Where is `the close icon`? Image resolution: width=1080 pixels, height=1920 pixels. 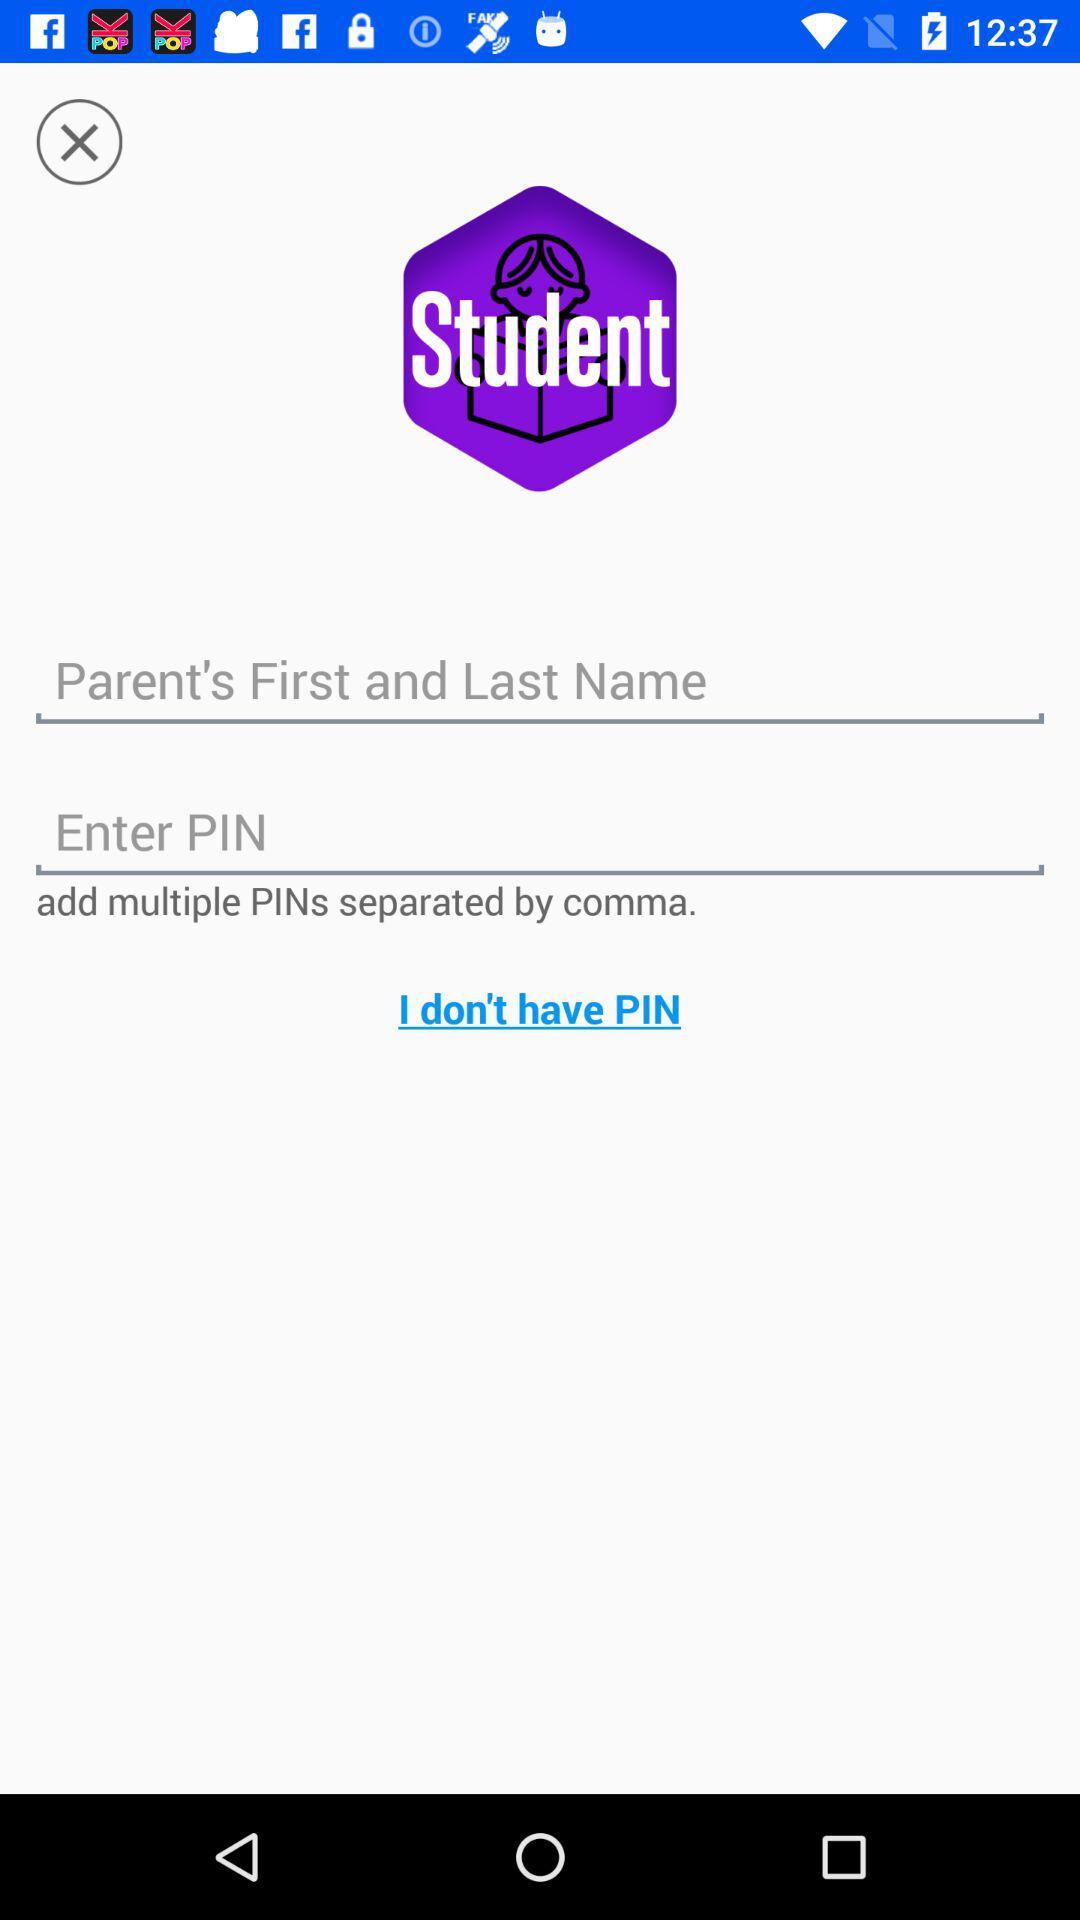 the close icon is located at coordinates (78, 123).